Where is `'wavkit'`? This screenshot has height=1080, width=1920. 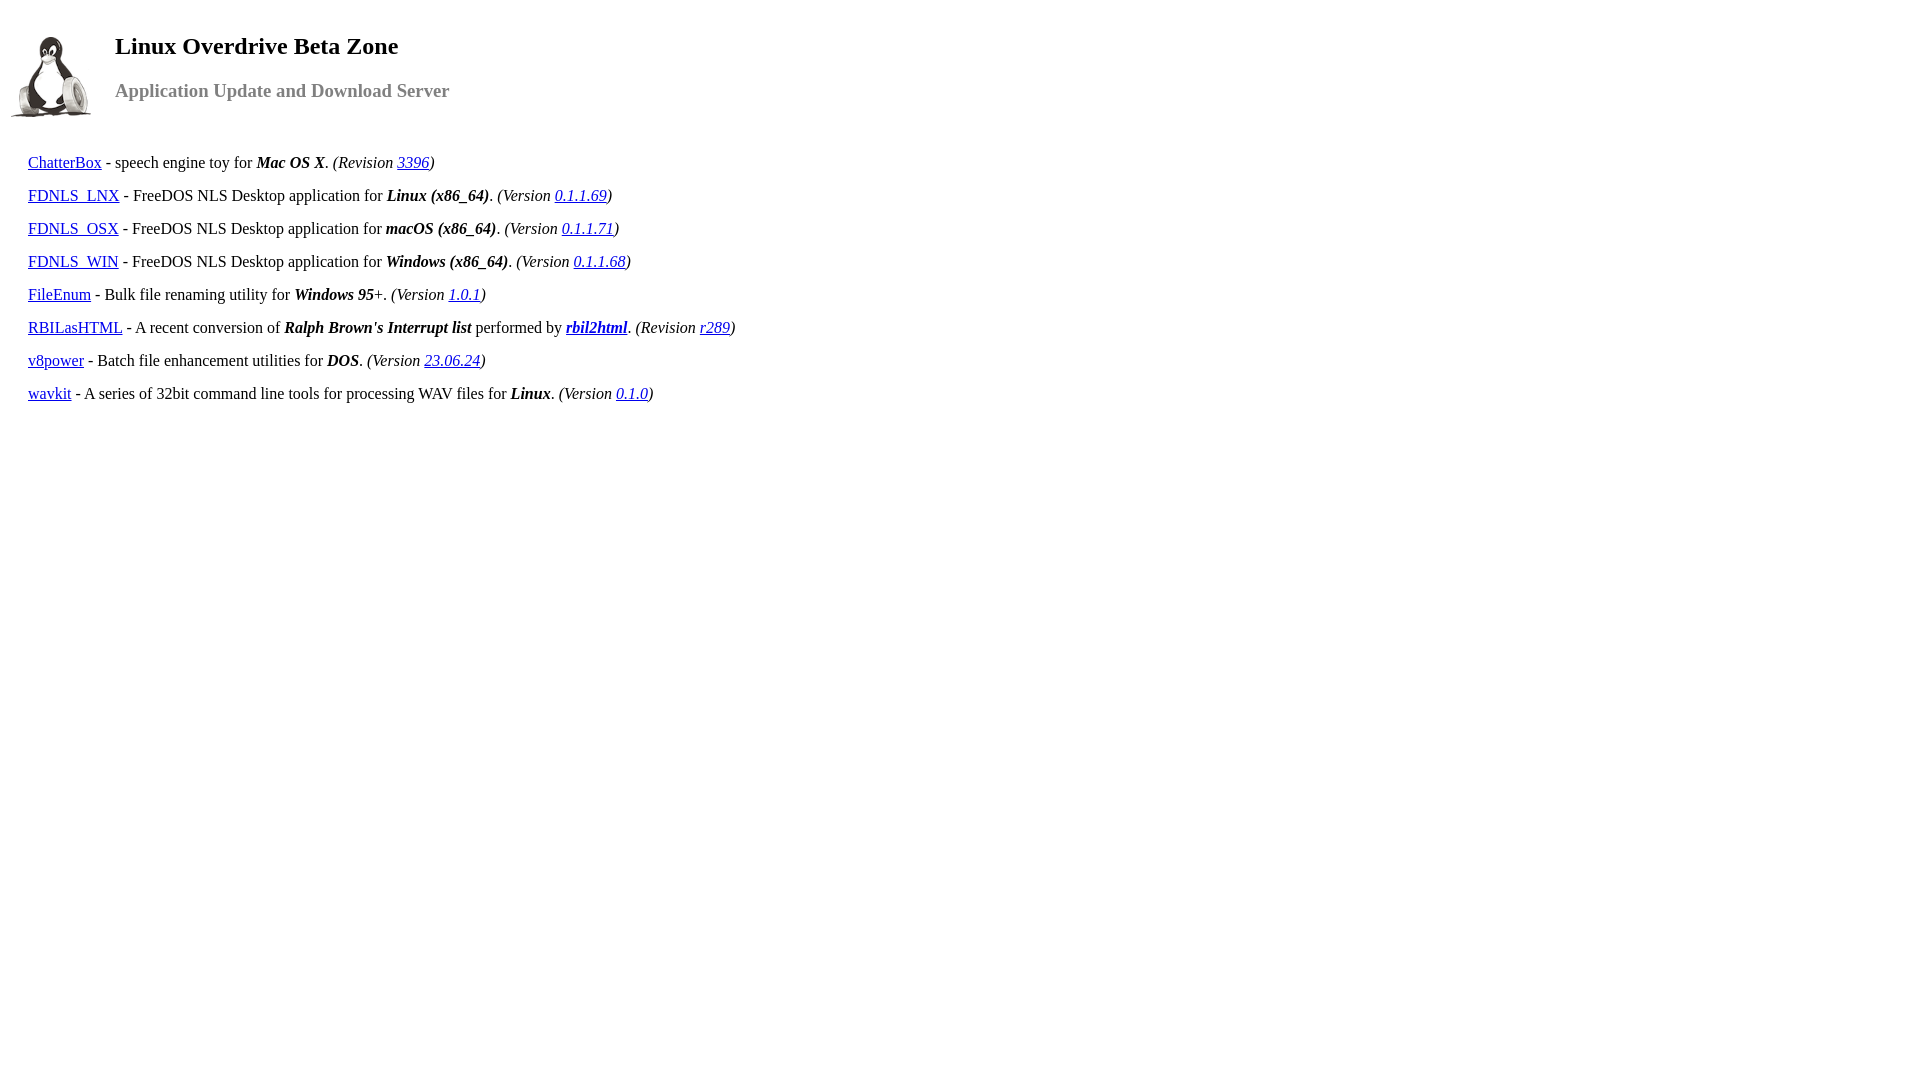 'wavkit' is located at coordinates (49, 393).